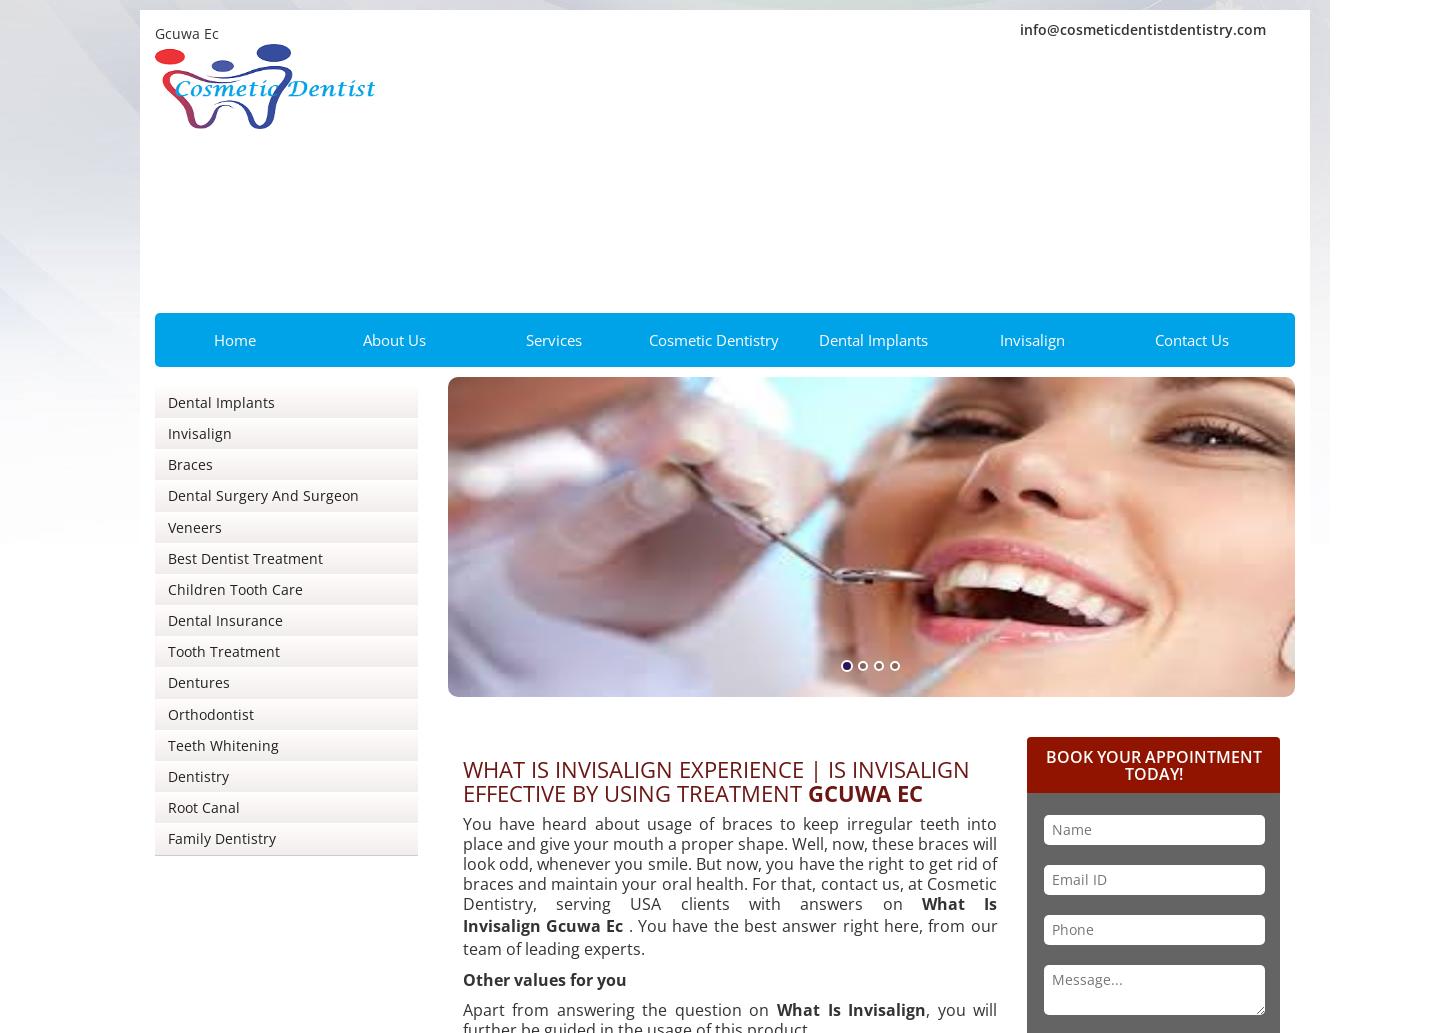 The height and width of the screenshot is (1033, 1450). I want to click on 'Services', so click(553, 338).